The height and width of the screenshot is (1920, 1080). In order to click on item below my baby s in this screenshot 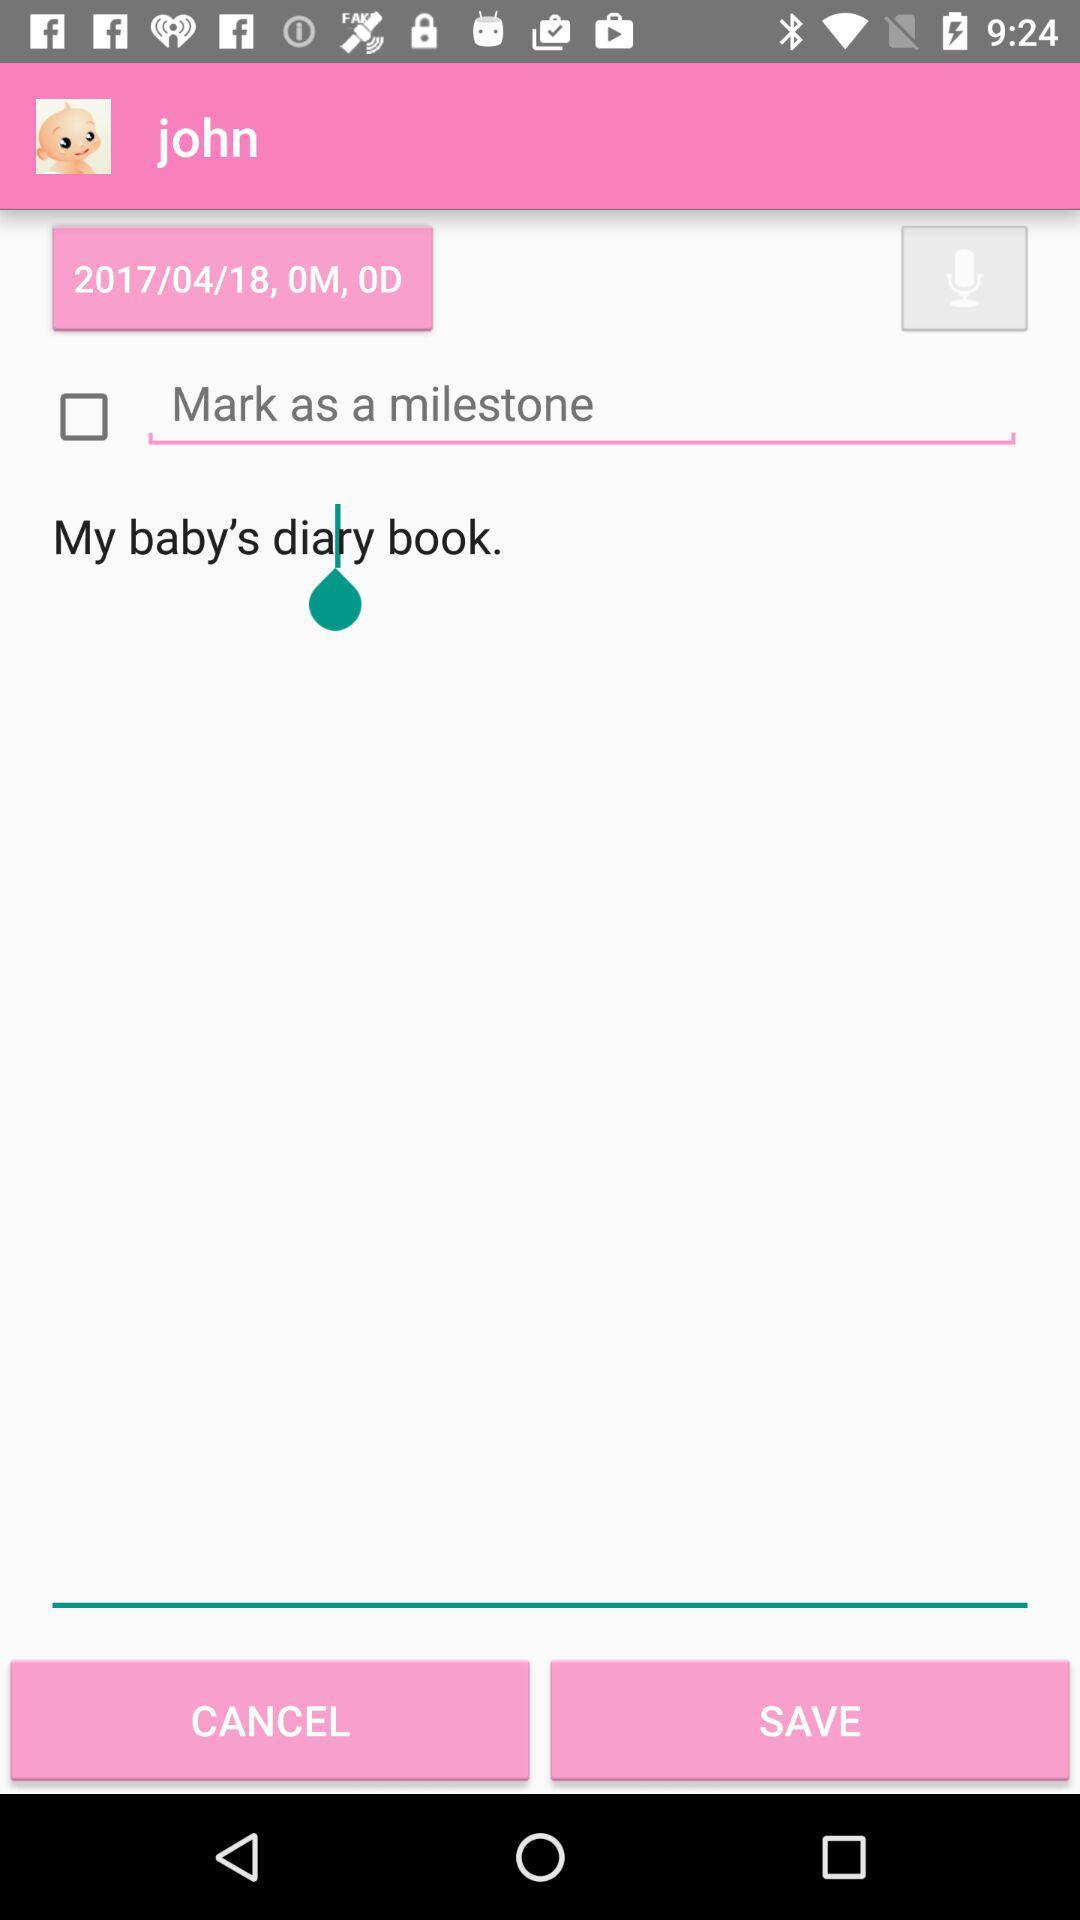, I will do `click(270, 1719)`.